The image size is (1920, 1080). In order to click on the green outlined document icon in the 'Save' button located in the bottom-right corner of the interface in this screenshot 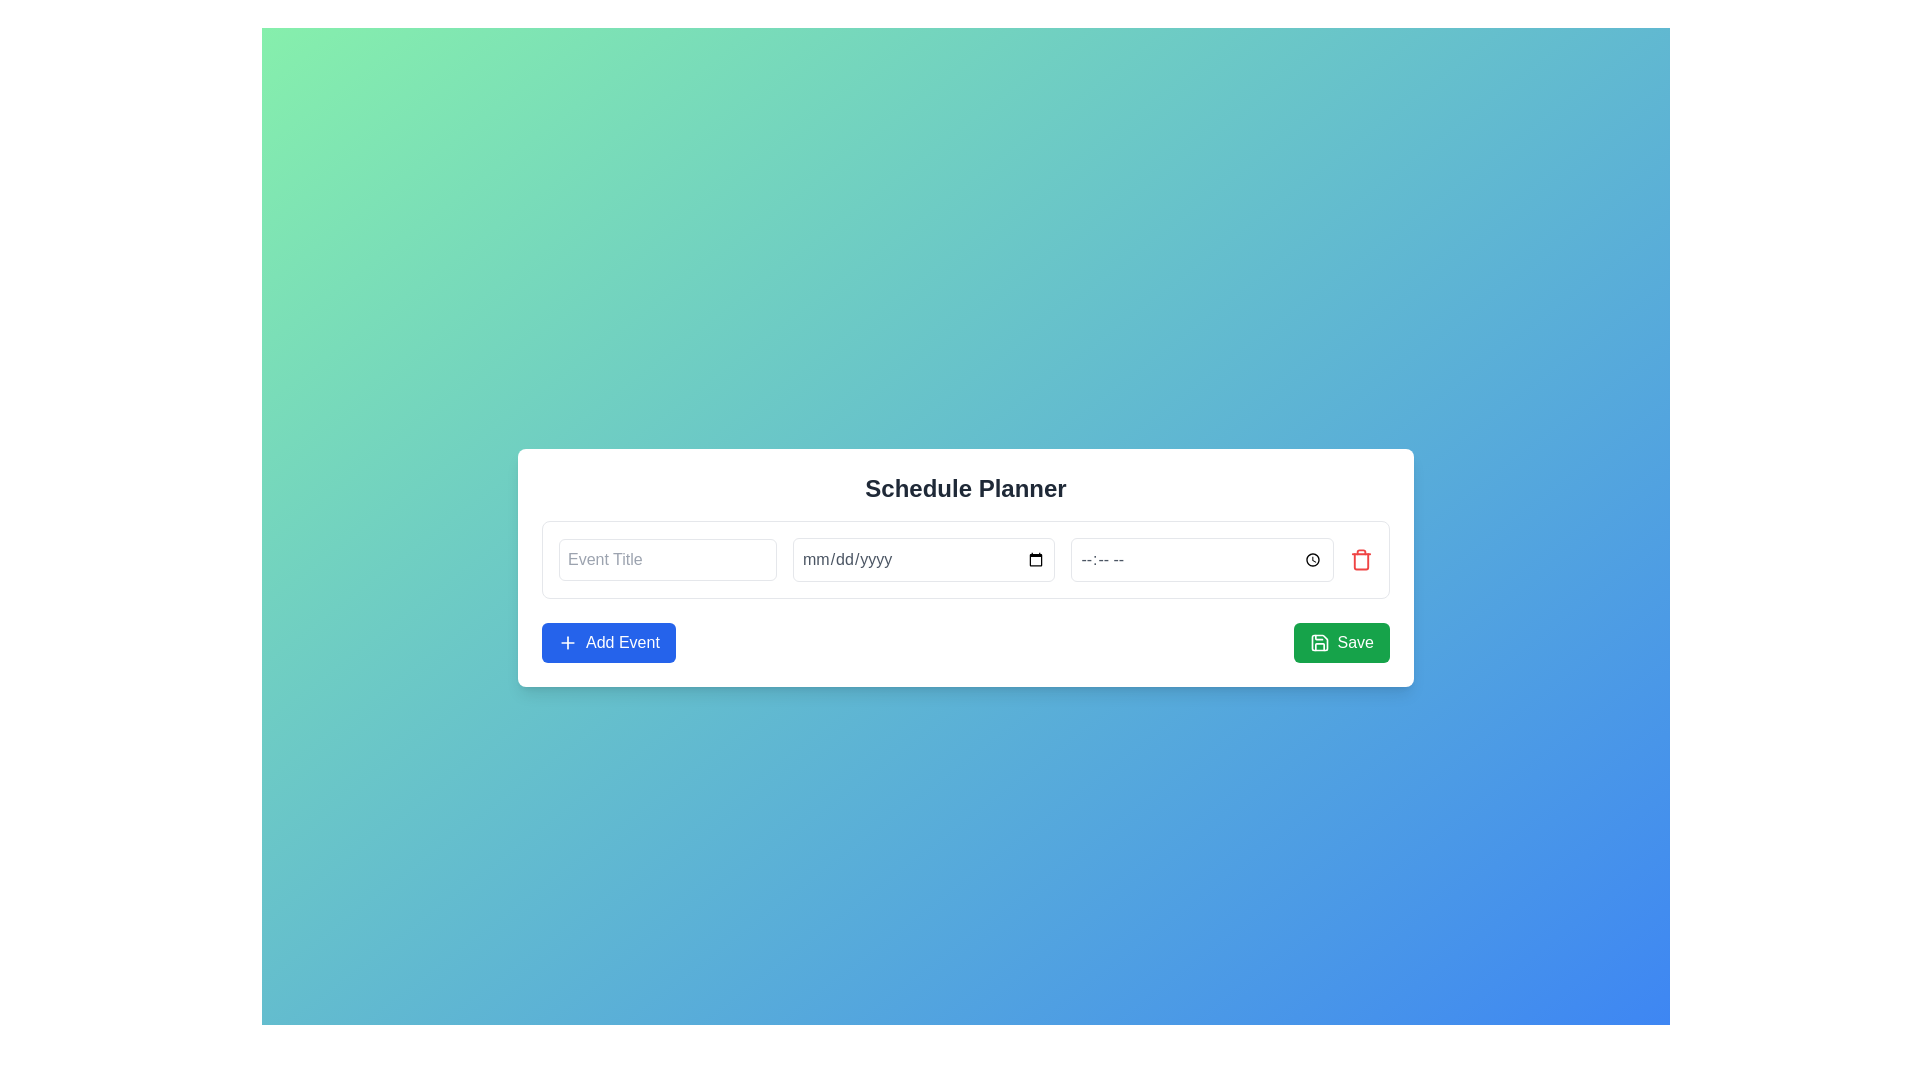, I will do `click(1319, 643)`.